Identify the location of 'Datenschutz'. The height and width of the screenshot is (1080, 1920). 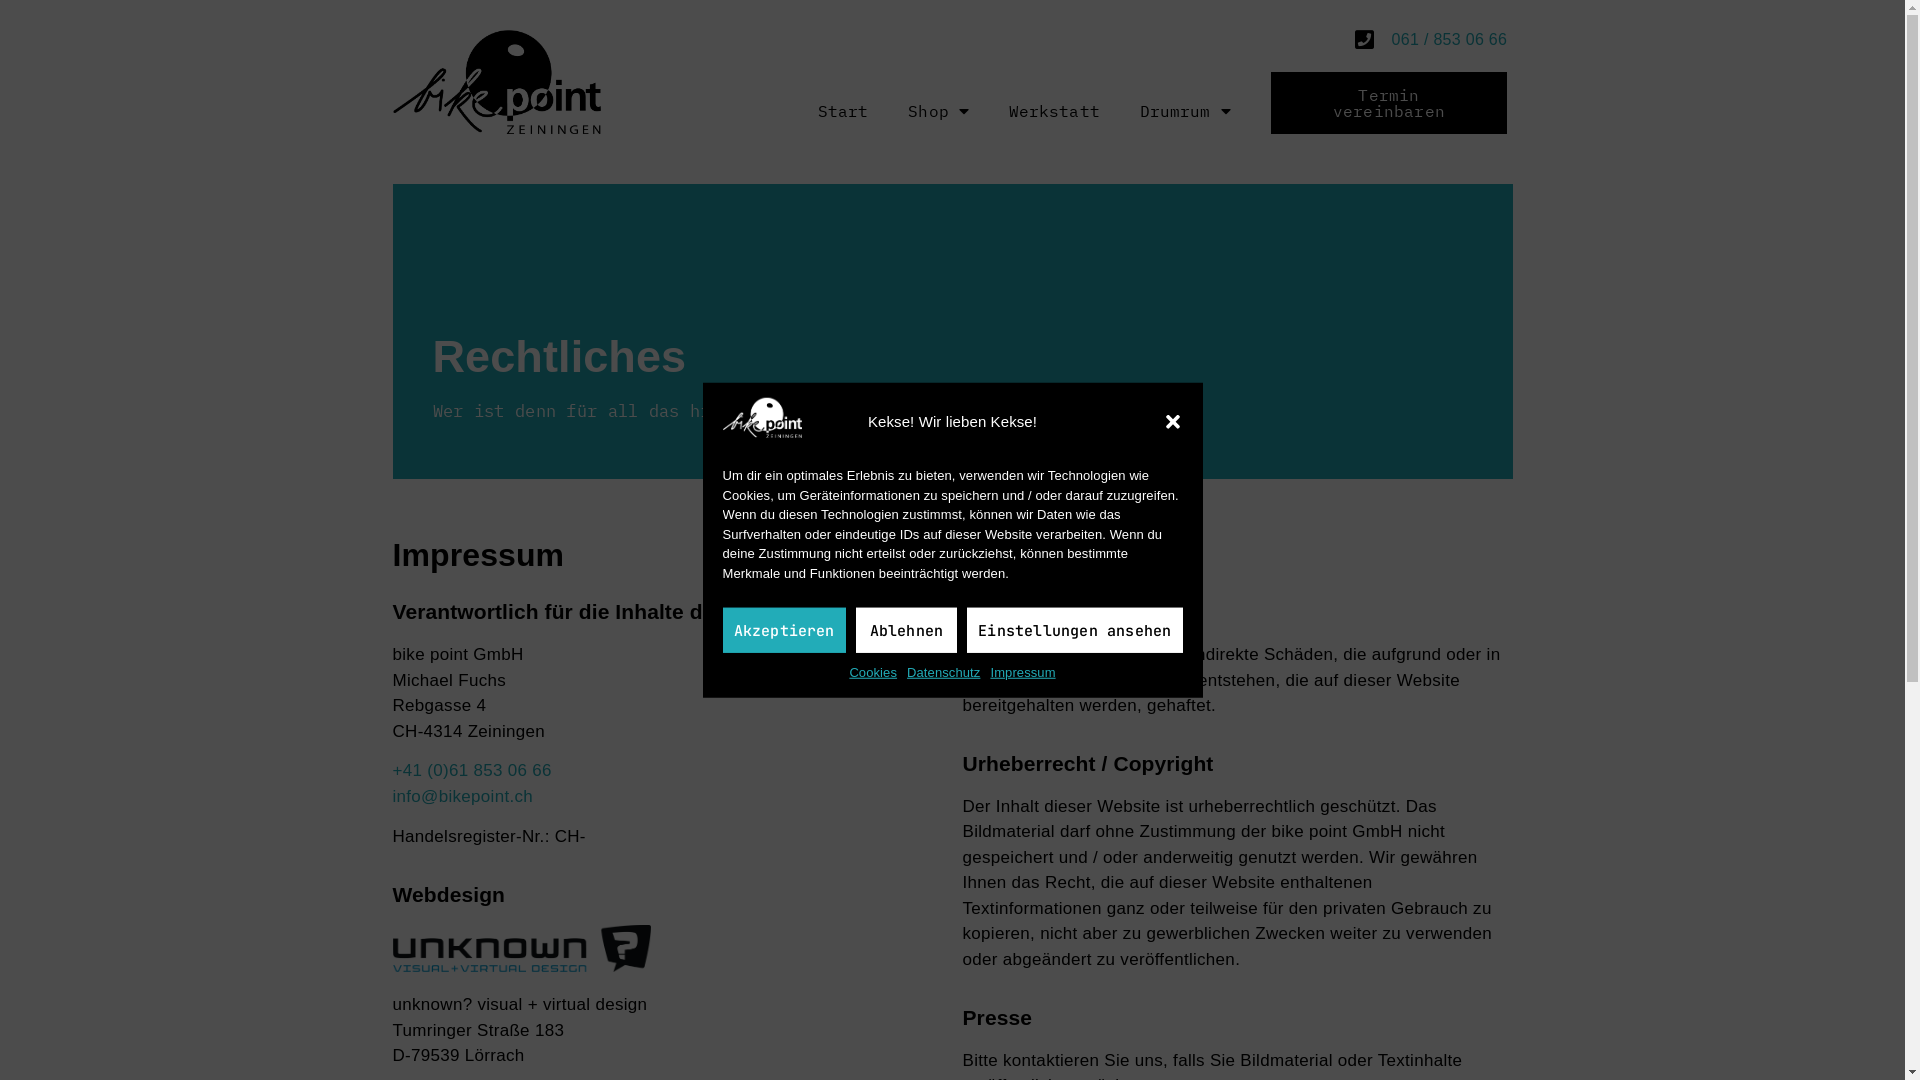
(942, 672).